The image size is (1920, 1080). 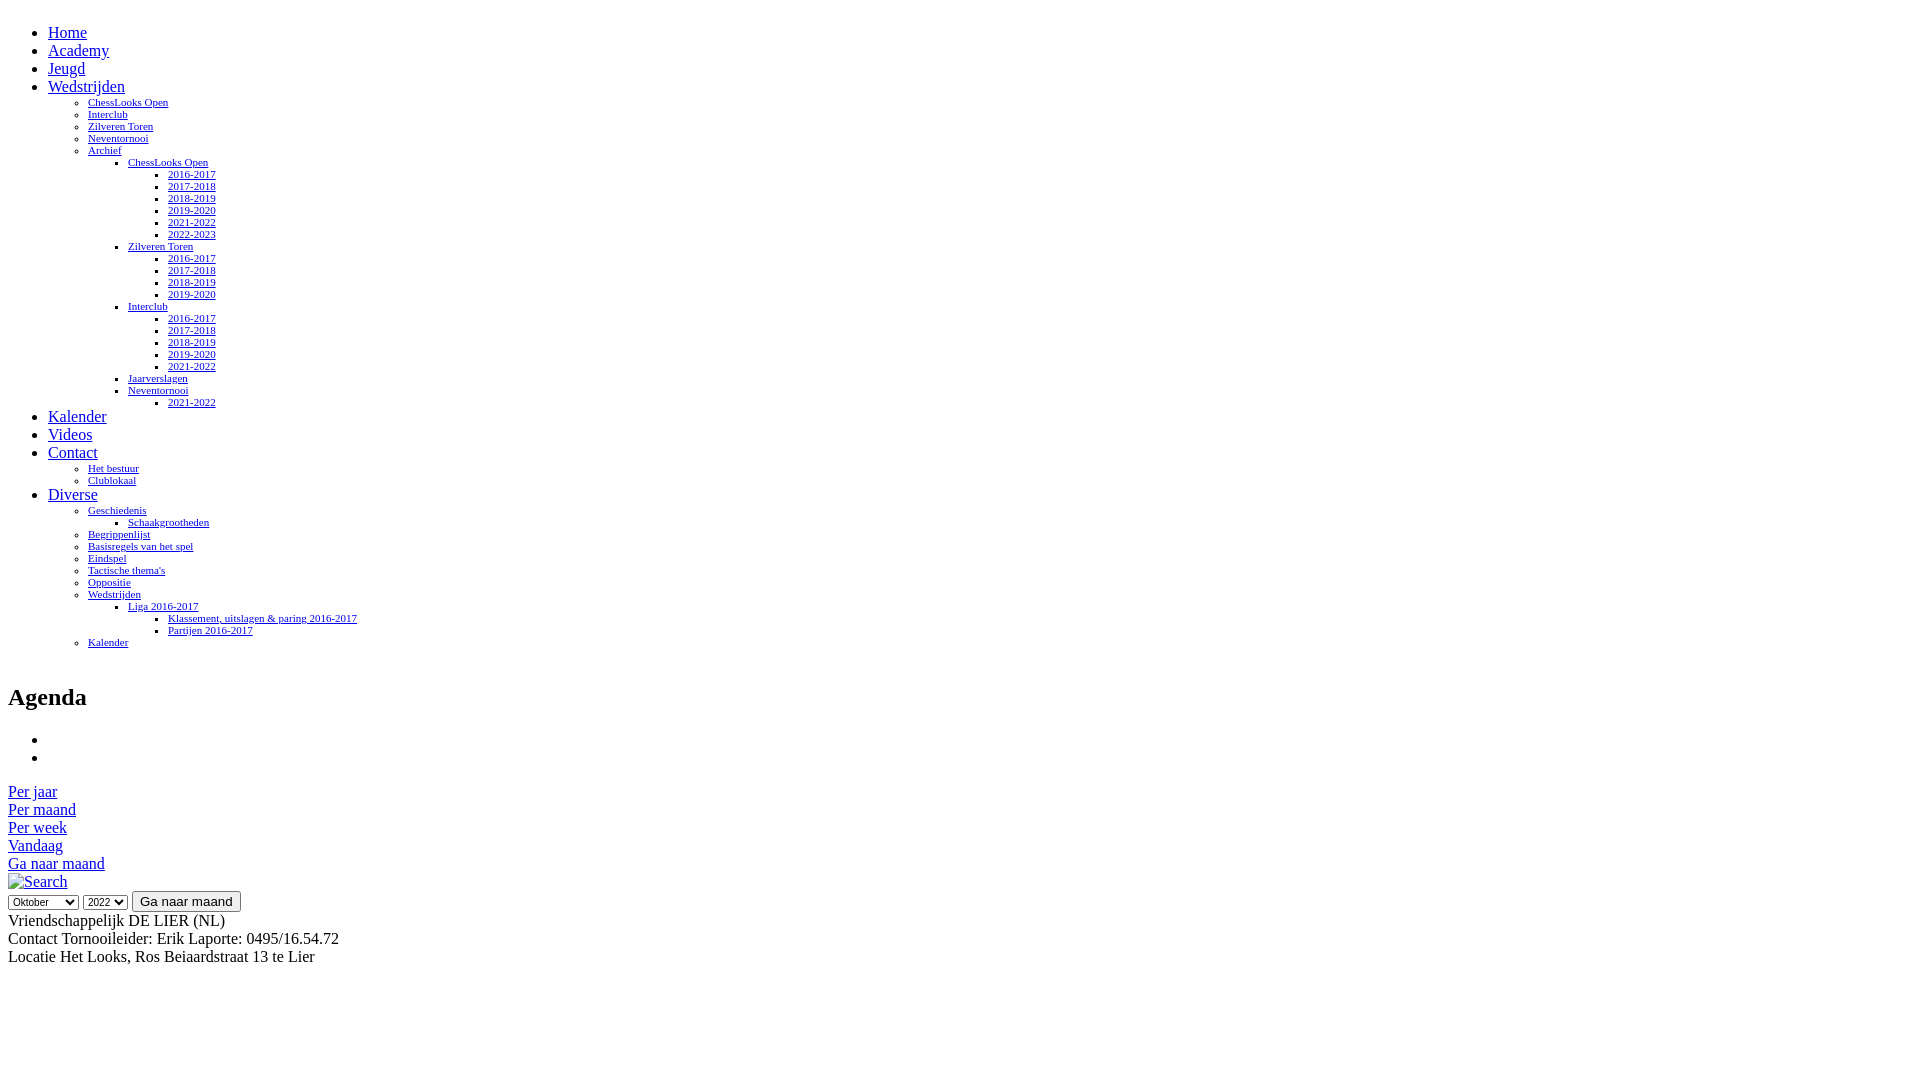 I want to click on '2016-2017', so click(x=192, y=172).